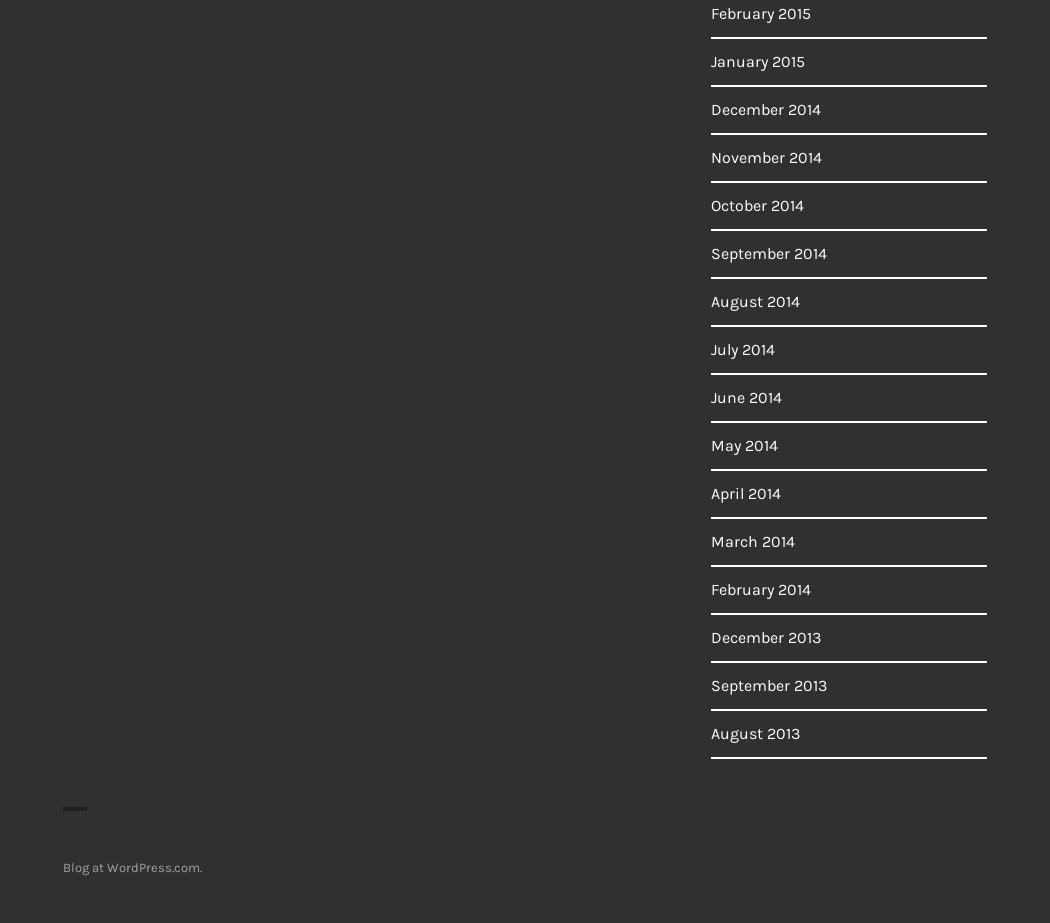  Describe the element at coordinates (745, 492) in the screenshot. I see `'April 2014'` at that location.